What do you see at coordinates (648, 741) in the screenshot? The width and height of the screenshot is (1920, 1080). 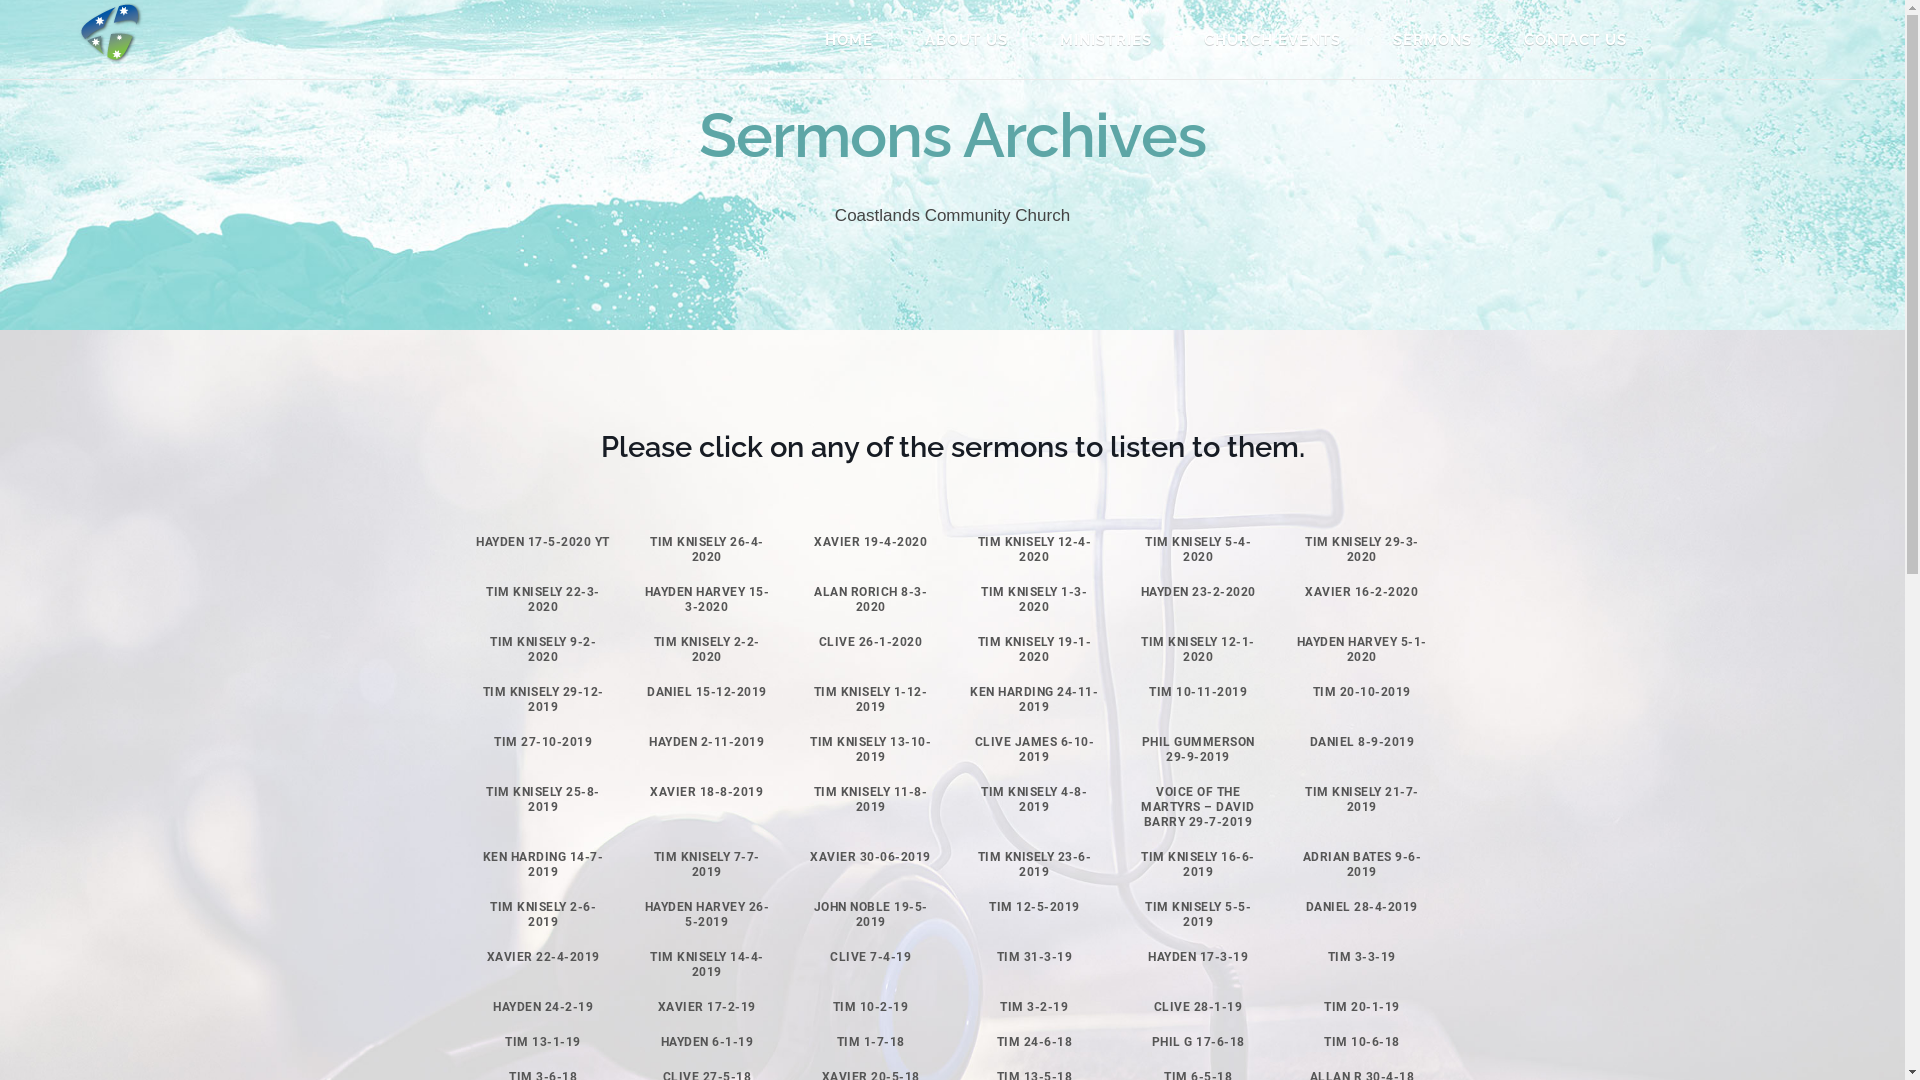 I see `'HAYDEN 2-11-2019'` at bounding box center [648, 741].